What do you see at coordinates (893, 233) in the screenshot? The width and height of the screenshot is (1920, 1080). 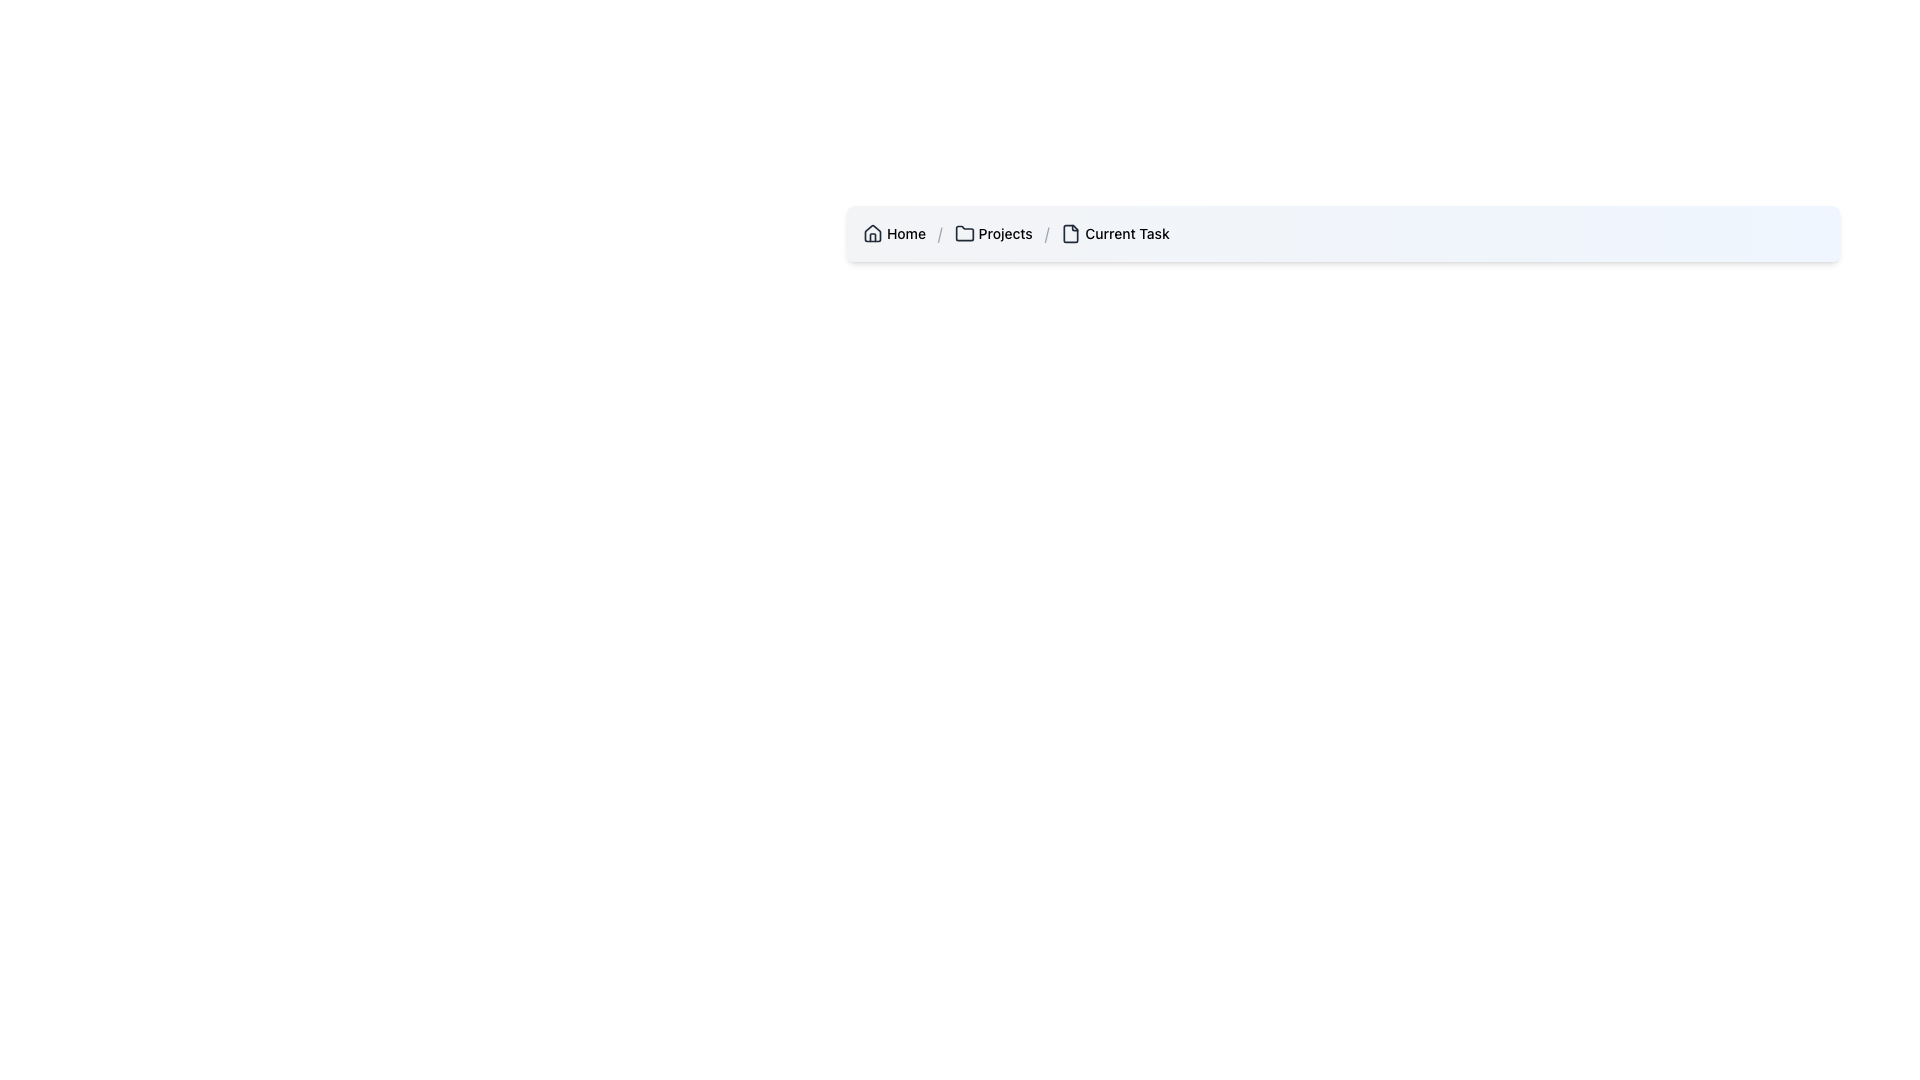 I see `the 'Home' linked breadcrumb item, which consists of a house icon and the text 'Home'` at bounding box center [893, 233].